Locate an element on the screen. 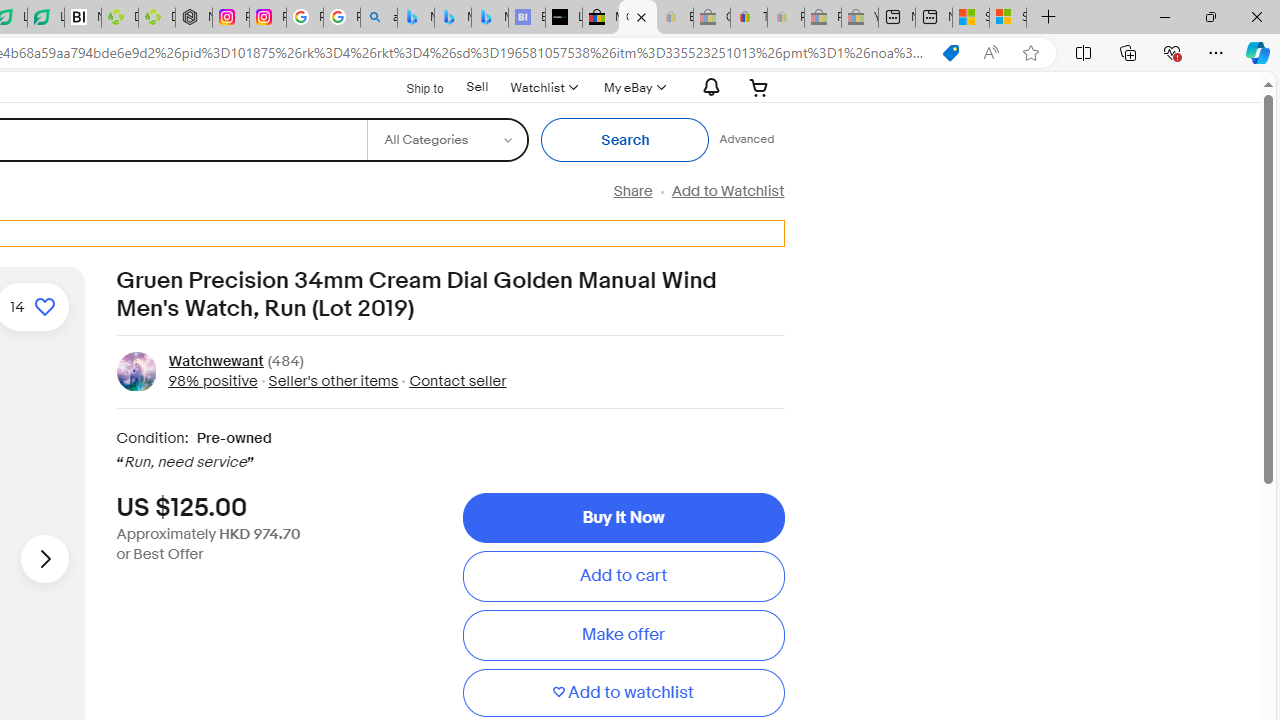 This screenshot has width=1280, height=720. 'Watchwewant' is located at coordinates (215, 361).